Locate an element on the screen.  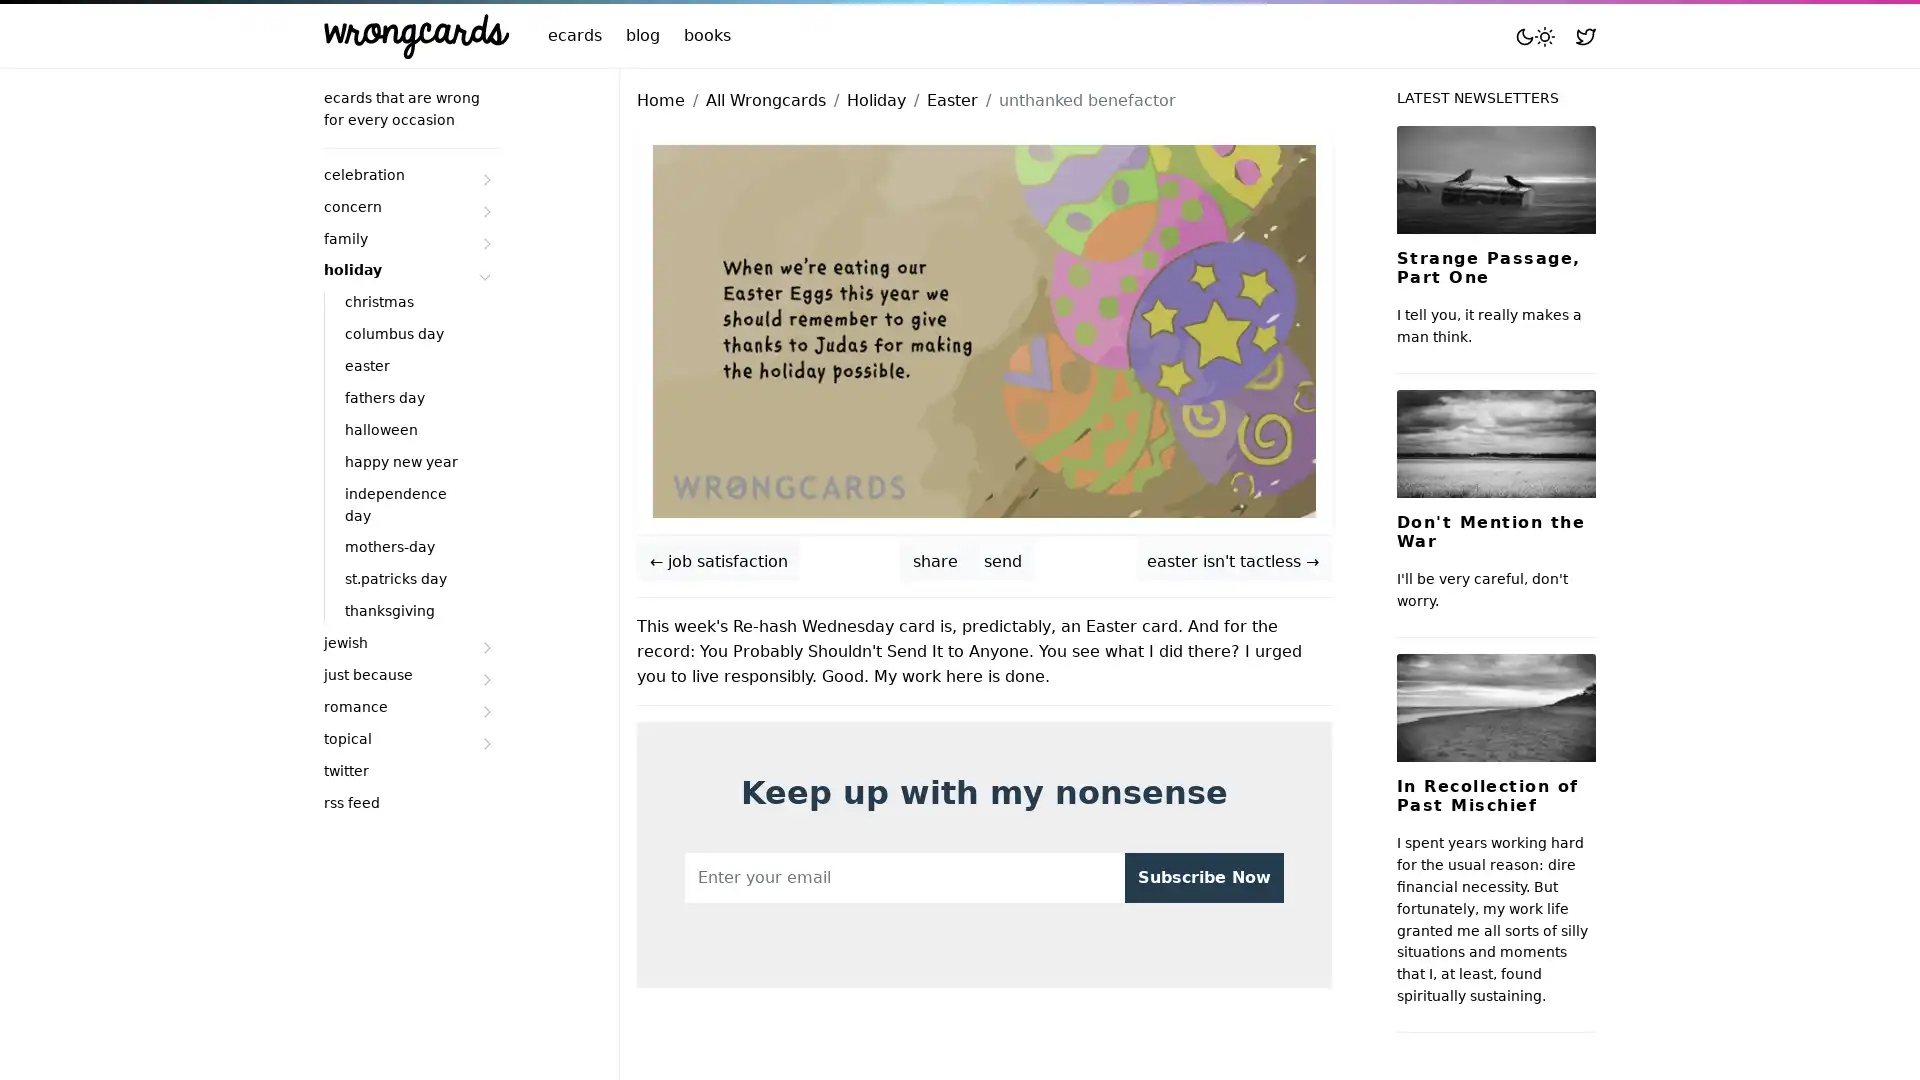
easter isn't tactless is located at coordinates (1231, 561).